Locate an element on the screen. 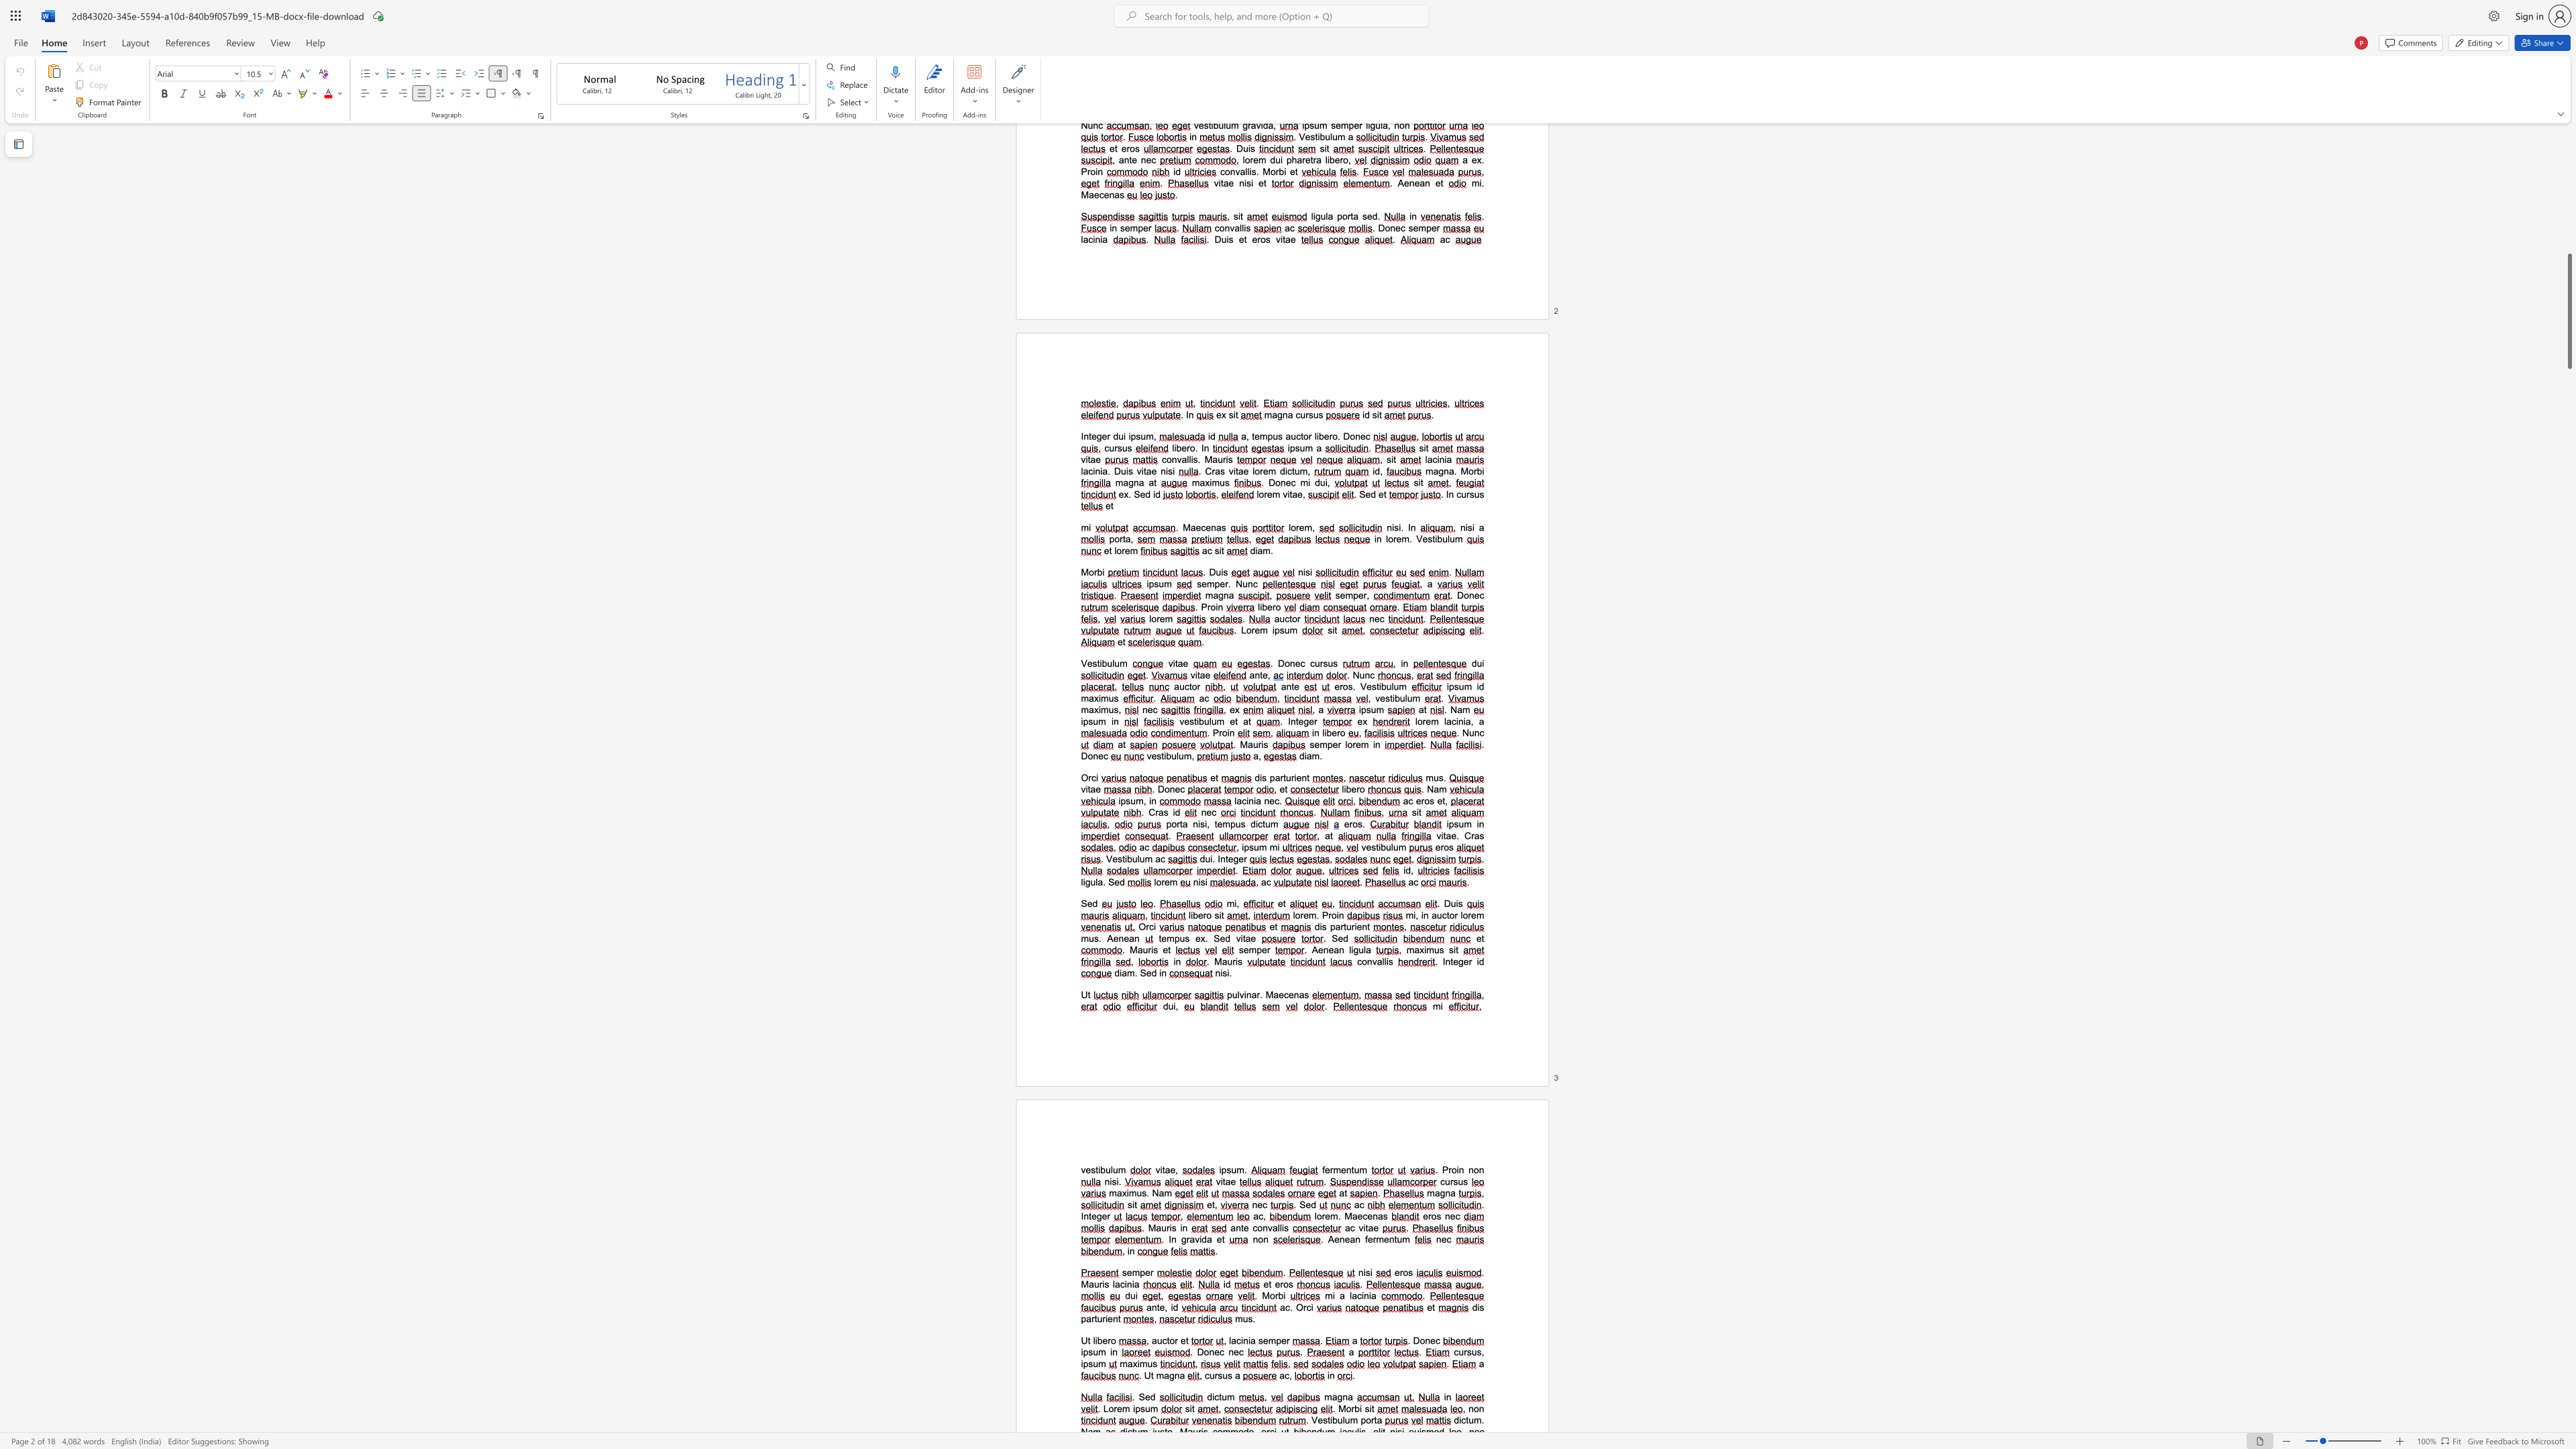 The image size is (2576, 1449). the 1th character "e" in the text is located at coordinates (1216, 1351).